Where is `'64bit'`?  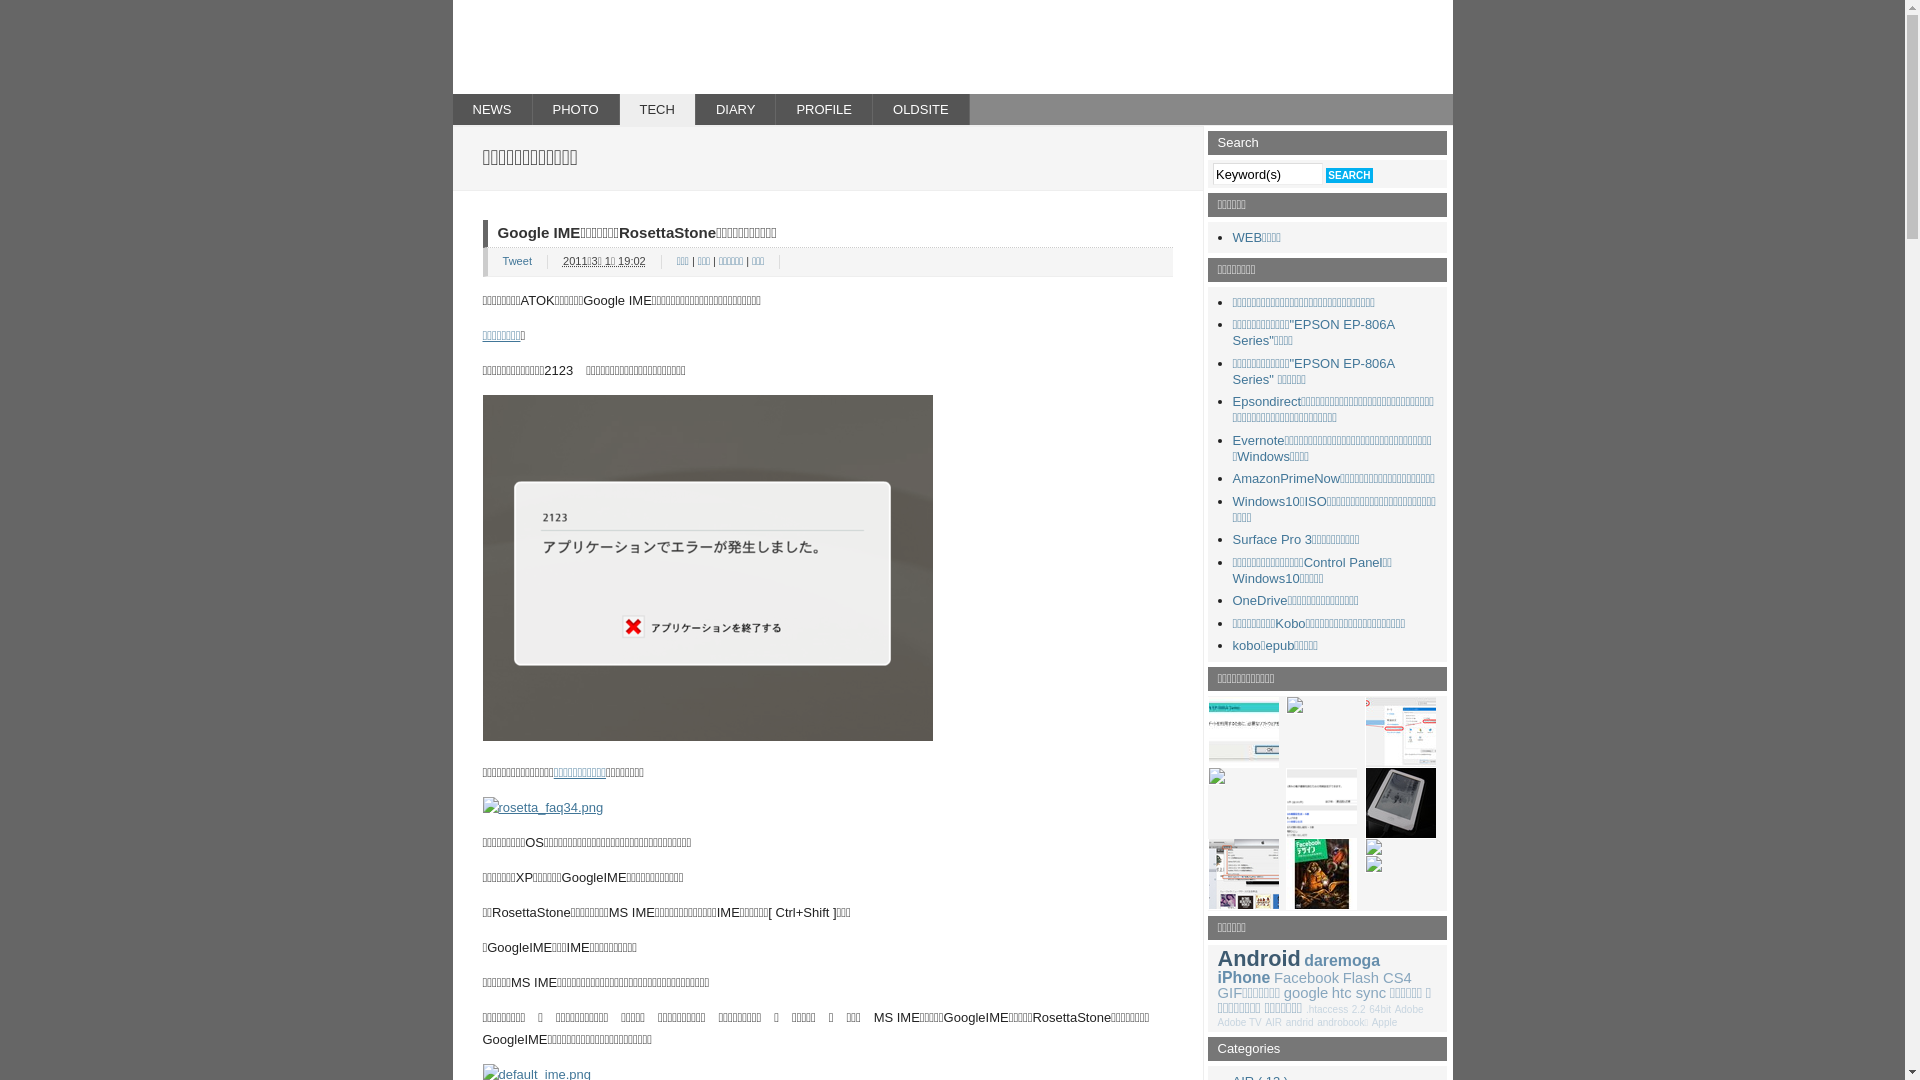
'64bit' is located at coordinates (1379, 1009).